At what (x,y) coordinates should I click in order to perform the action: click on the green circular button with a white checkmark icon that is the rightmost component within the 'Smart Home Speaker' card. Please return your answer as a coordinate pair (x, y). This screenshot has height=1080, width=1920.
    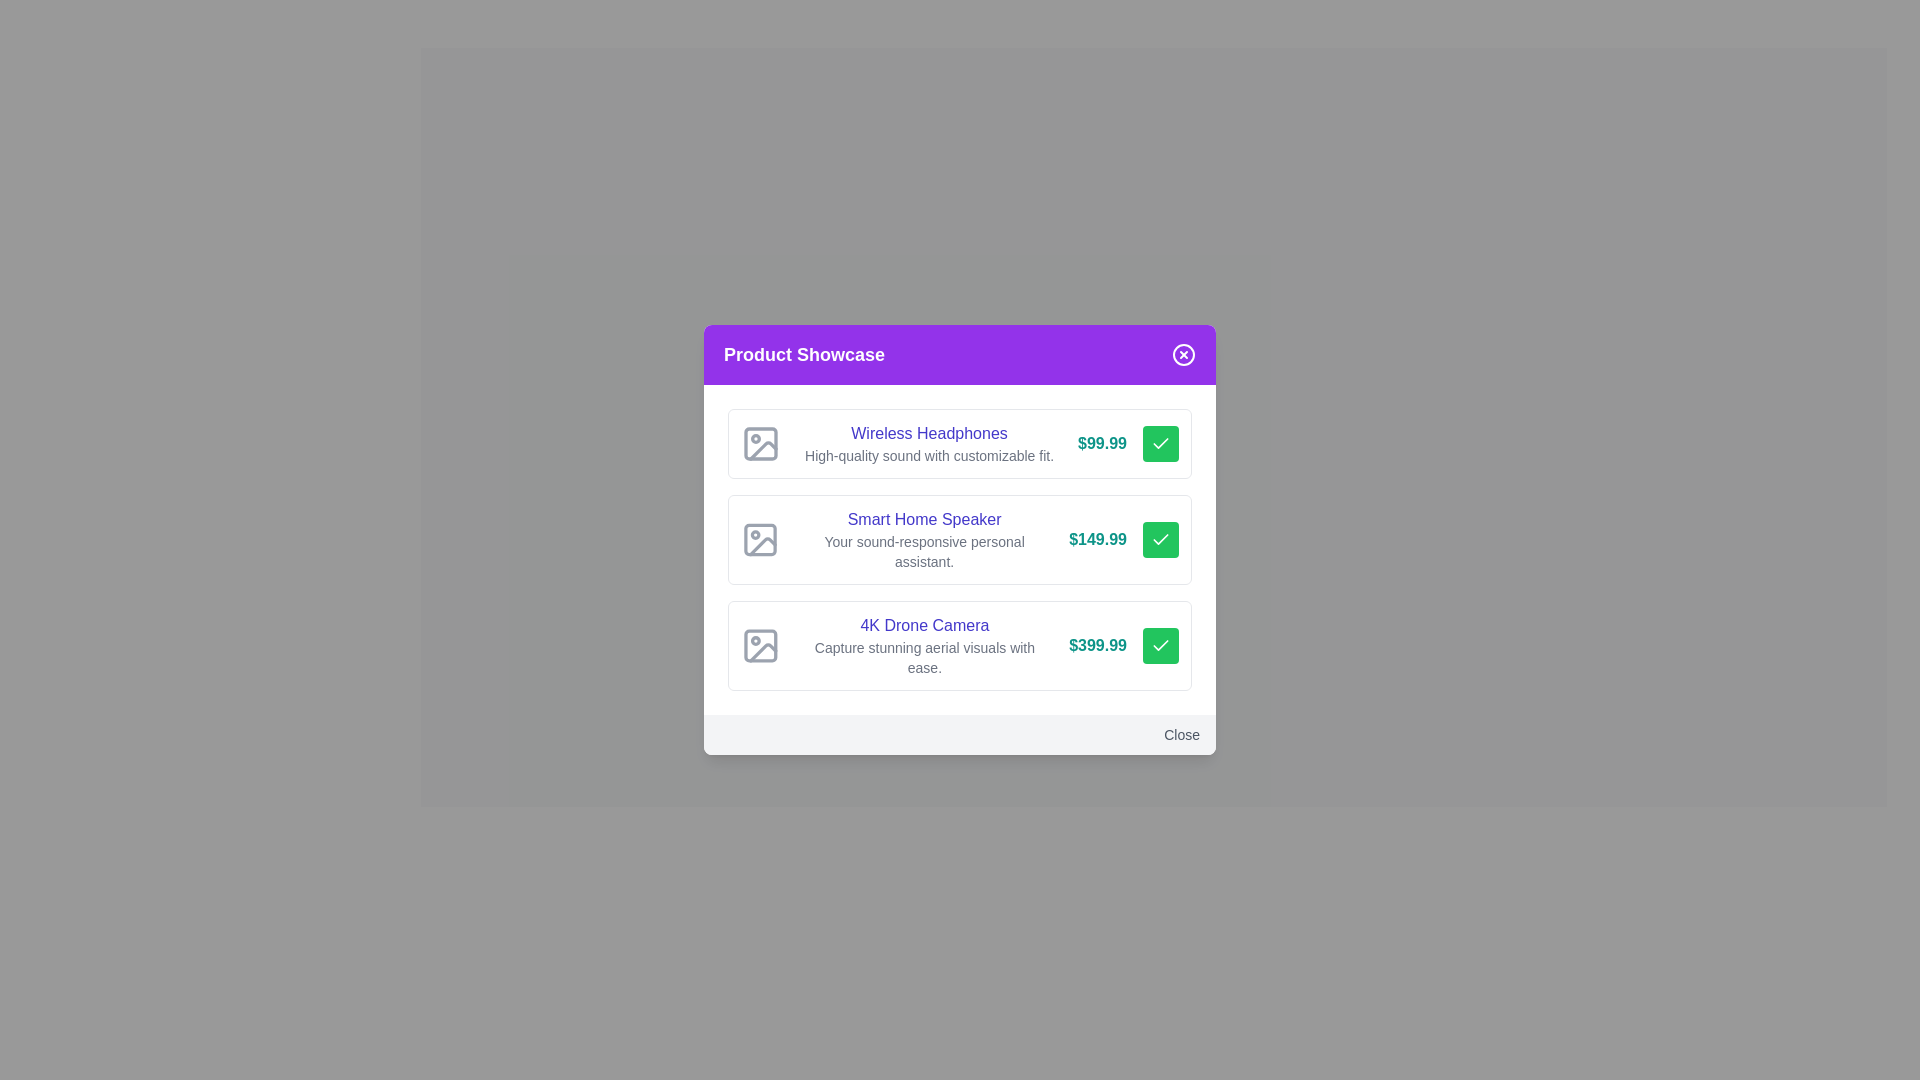
    Looking at the image, I should click on (1161, 540).